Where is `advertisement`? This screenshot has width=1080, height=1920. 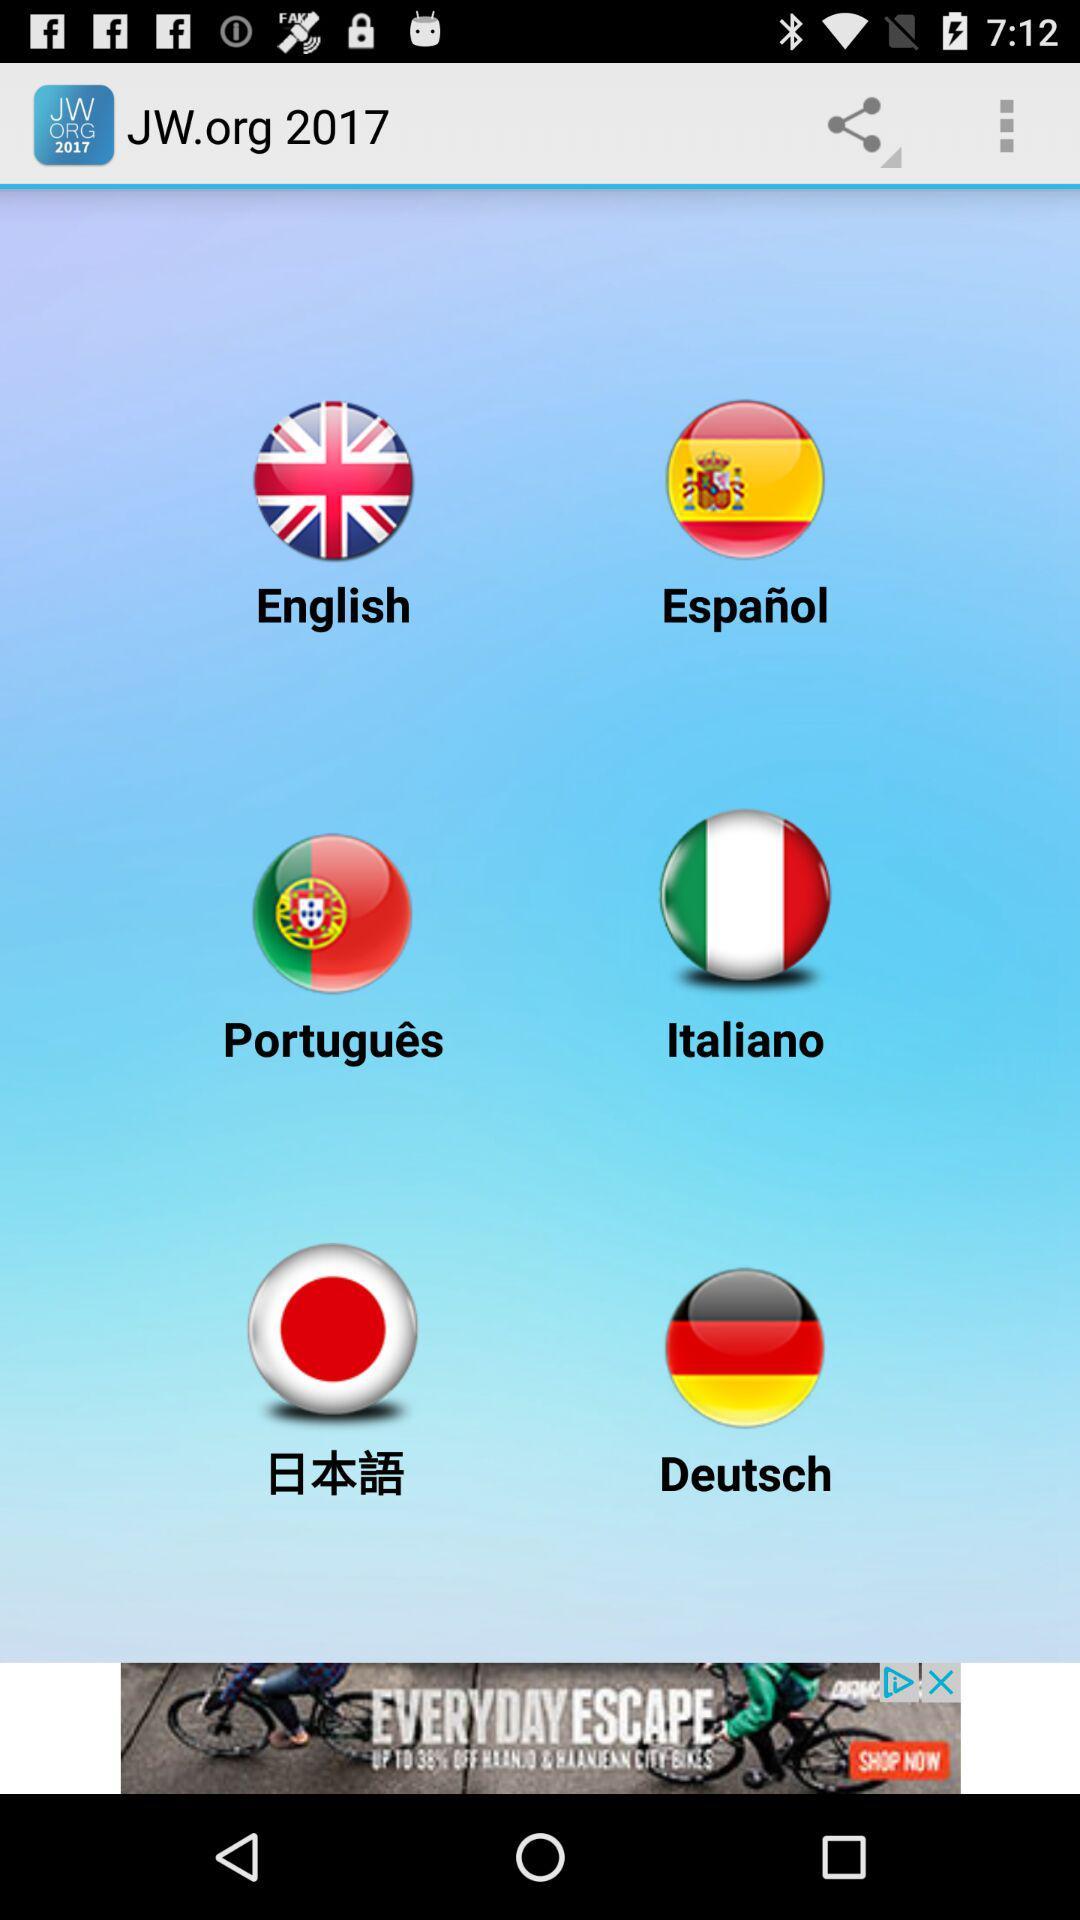 advertisement is located at coordinates (540, 1727).